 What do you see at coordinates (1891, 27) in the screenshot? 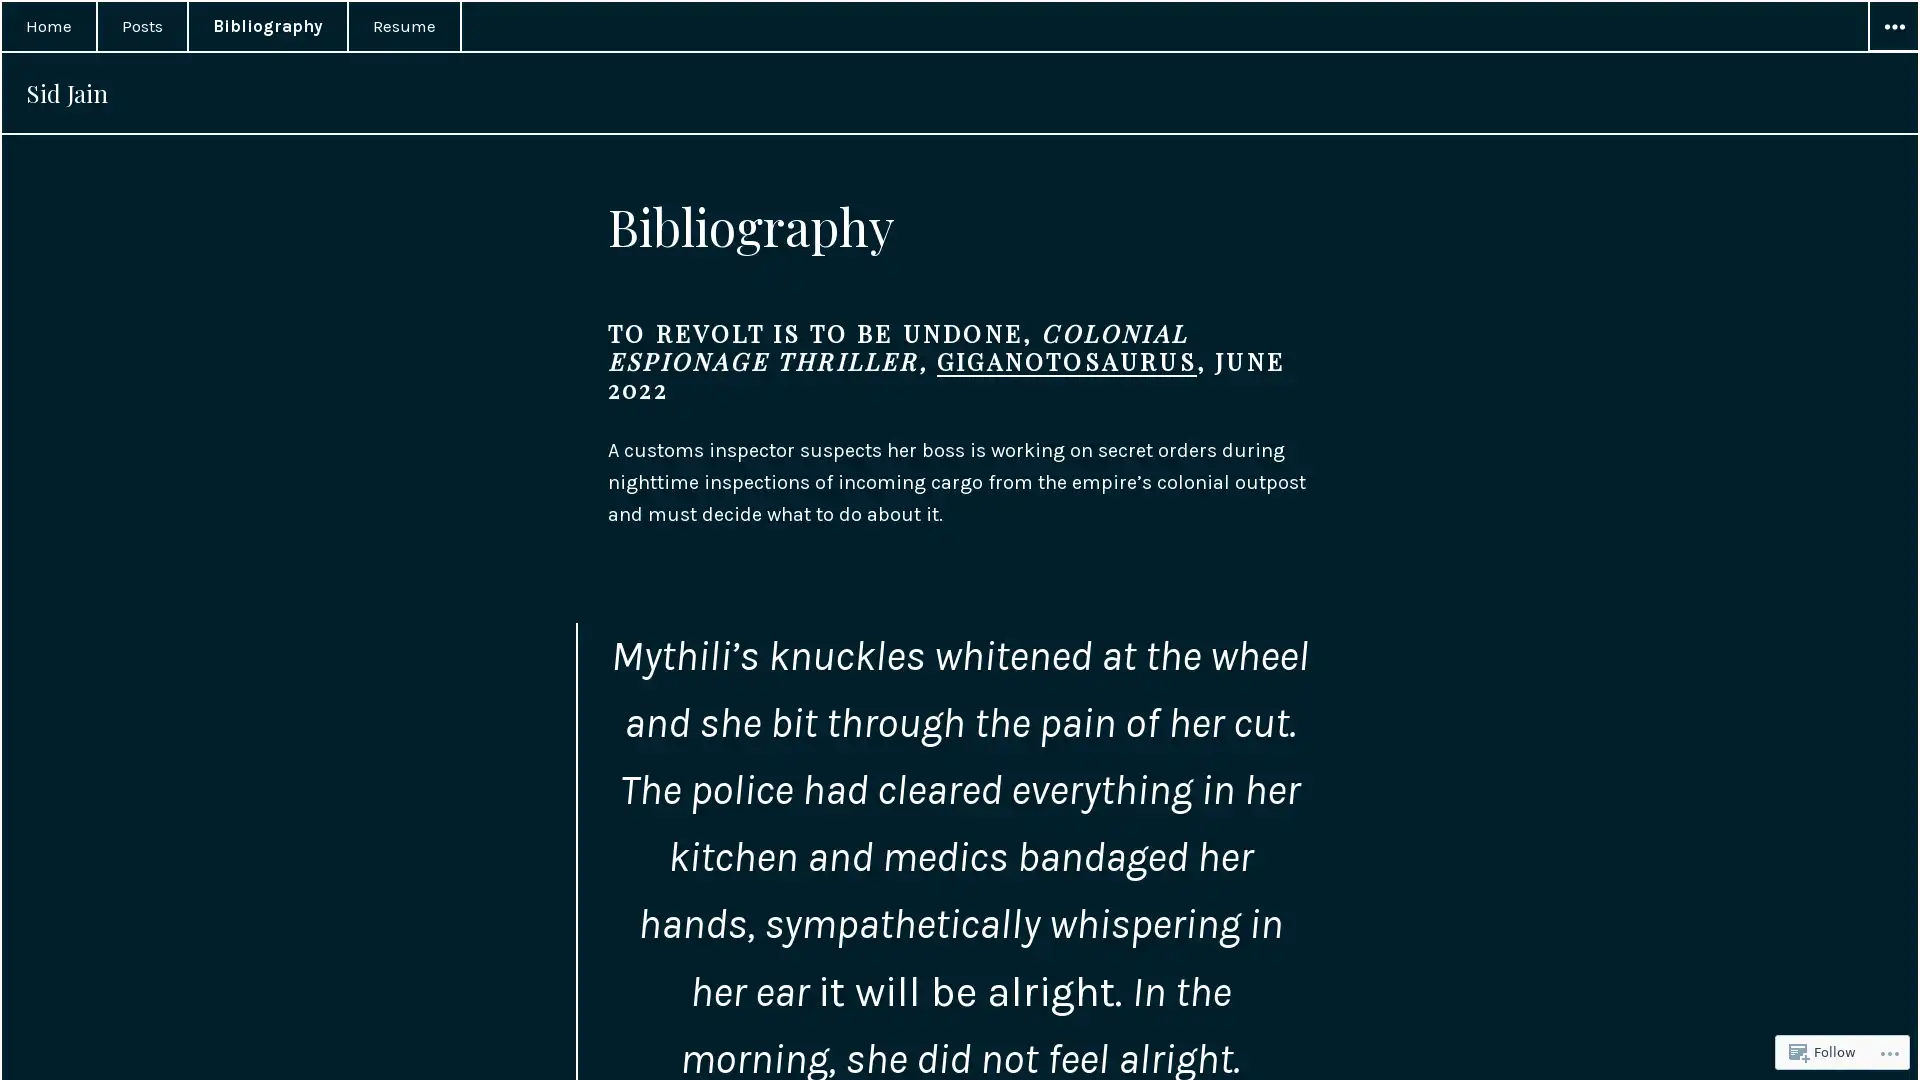
I see `WIDGETS` at bounding box center [1891, 27].